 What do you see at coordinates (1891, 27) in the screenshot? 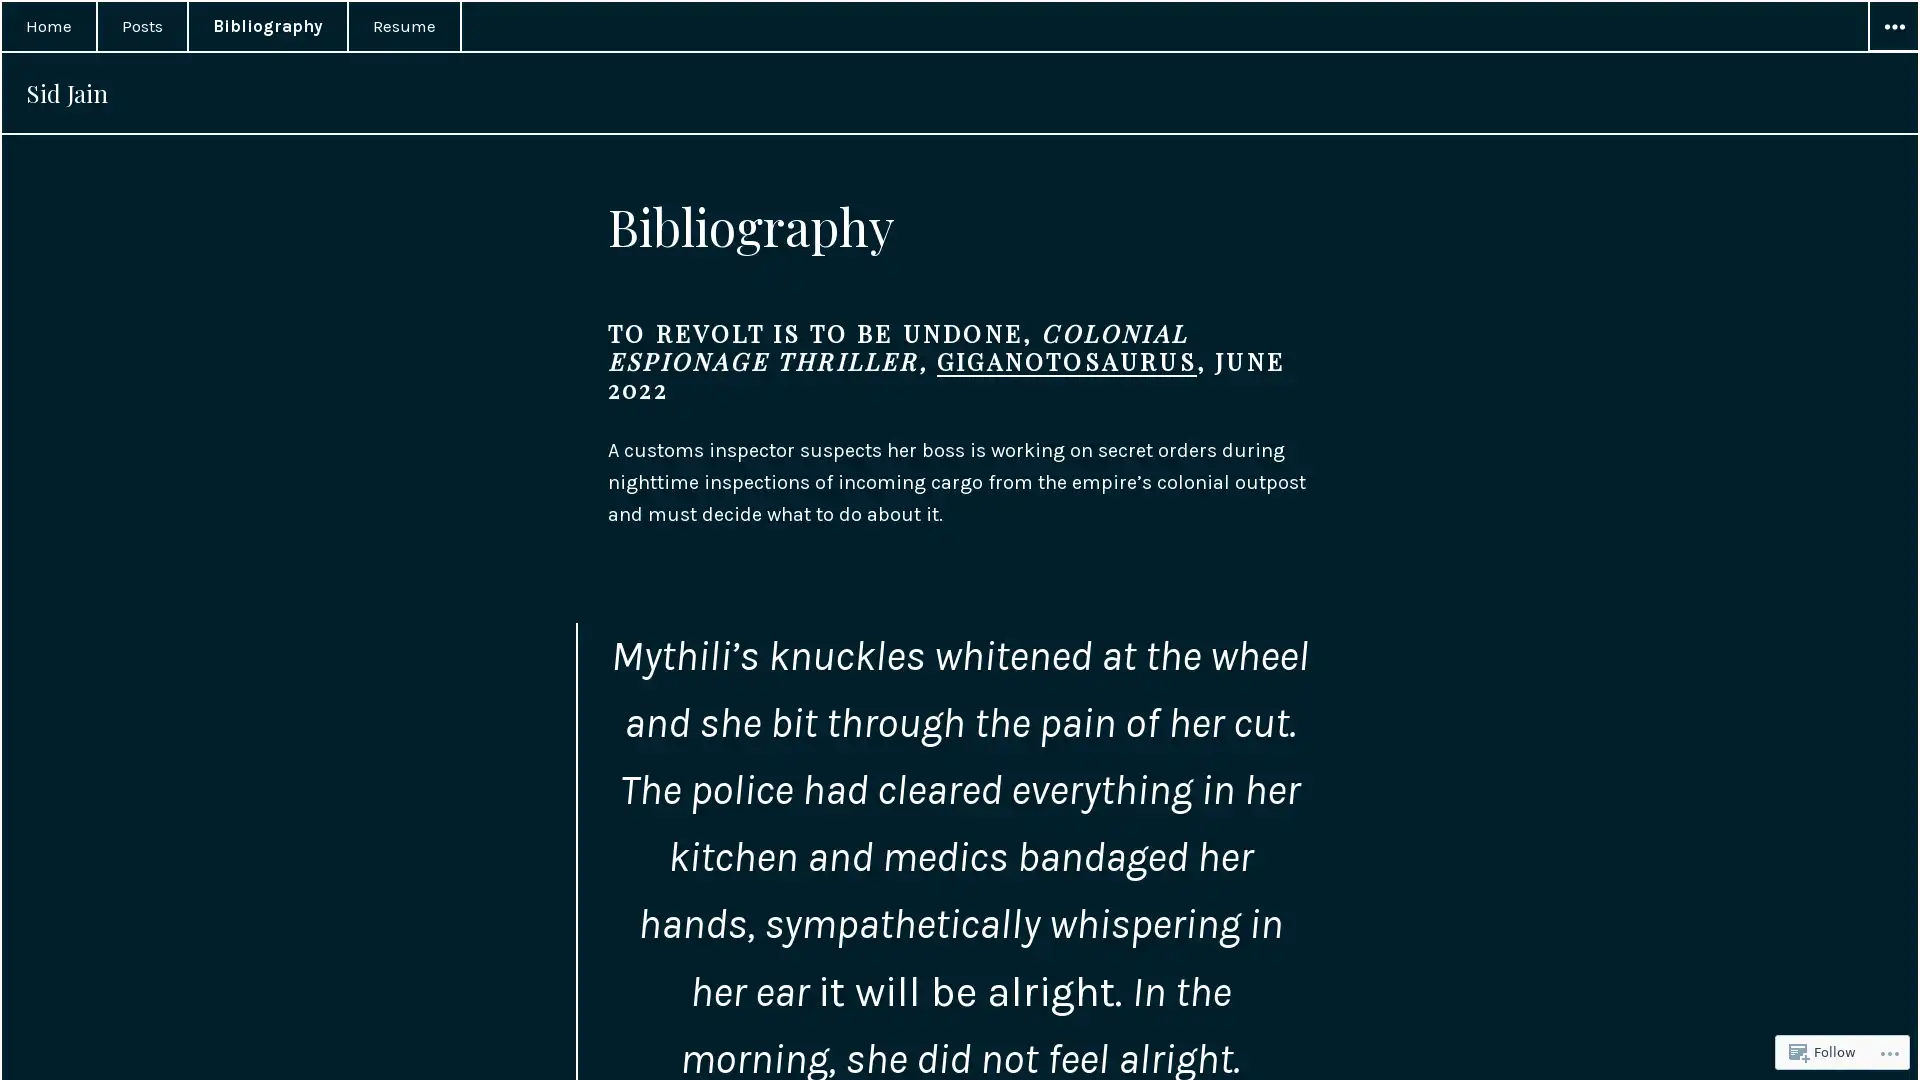
I see `WIDGETS` at bounding box center [1891, 27].